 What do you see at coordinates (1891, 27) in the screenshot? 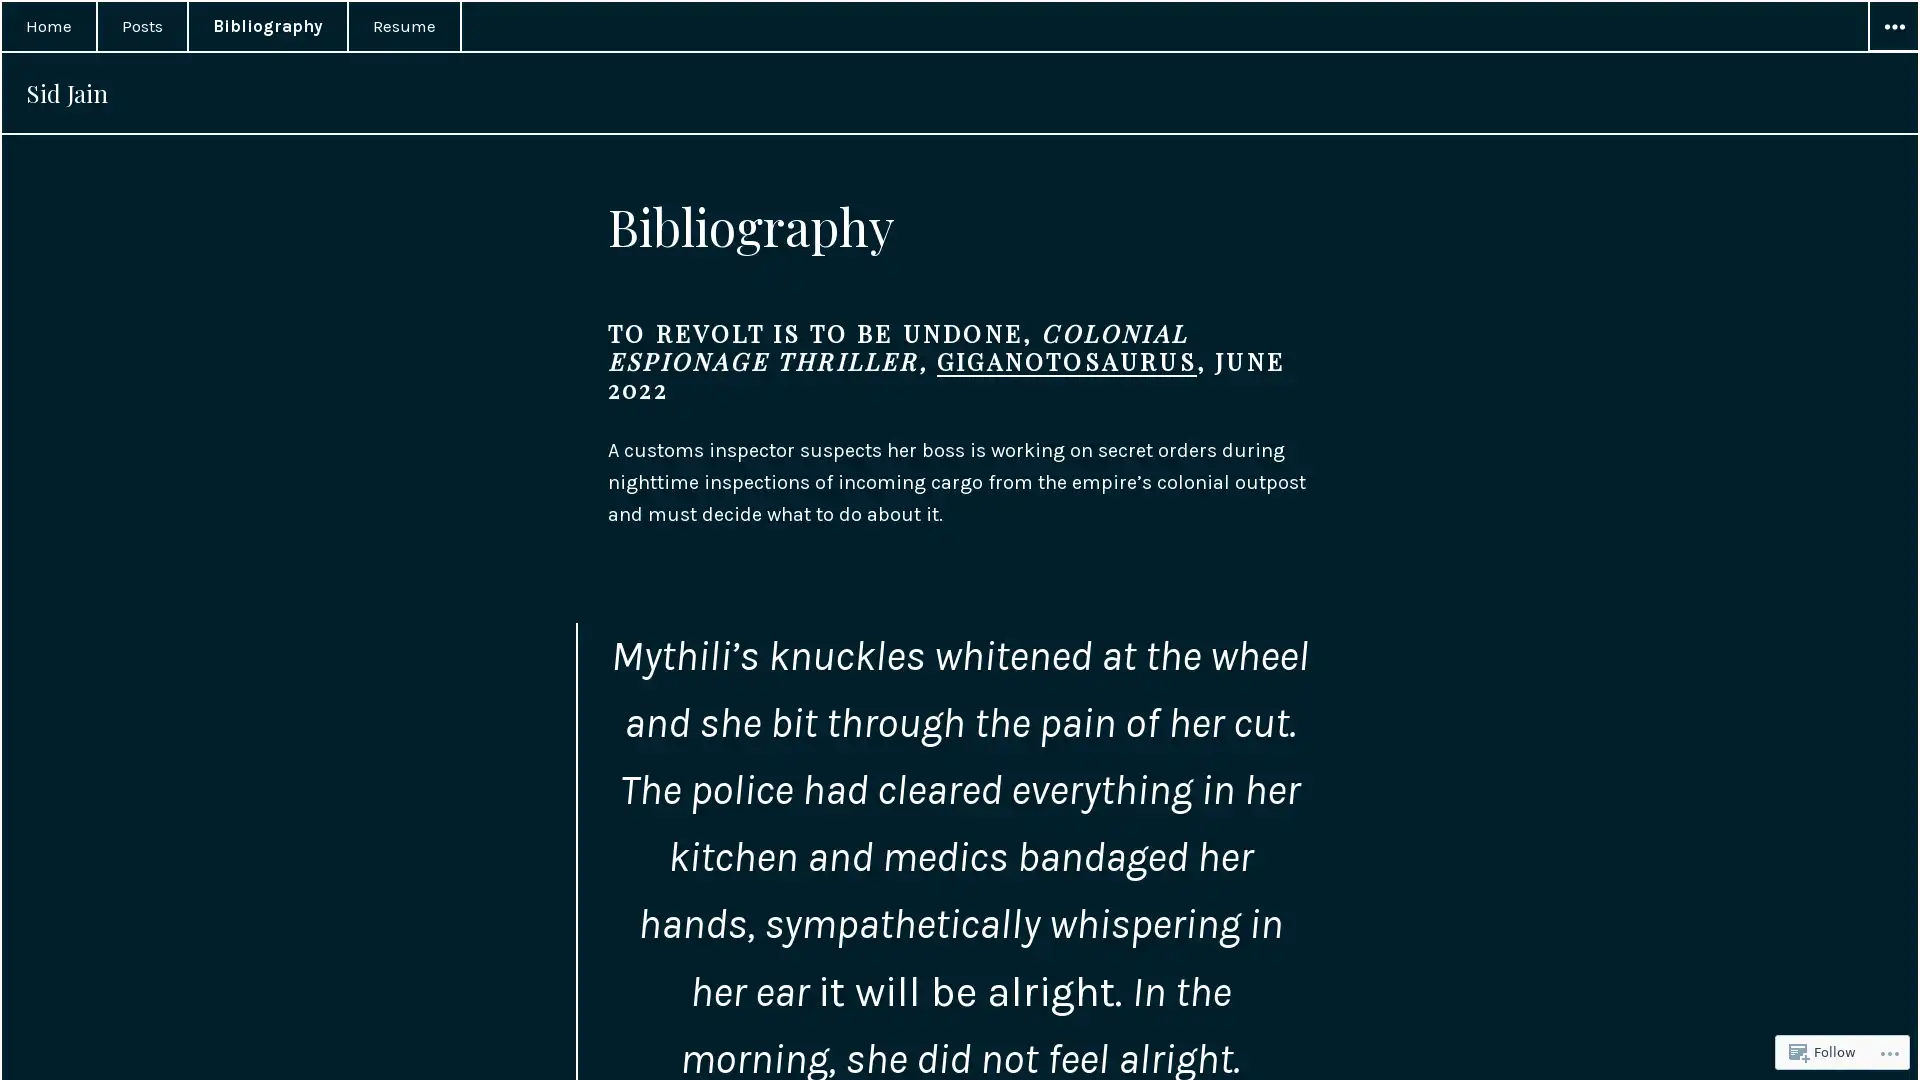
I see `WIDGETS` at bounding box center [1891, 27].